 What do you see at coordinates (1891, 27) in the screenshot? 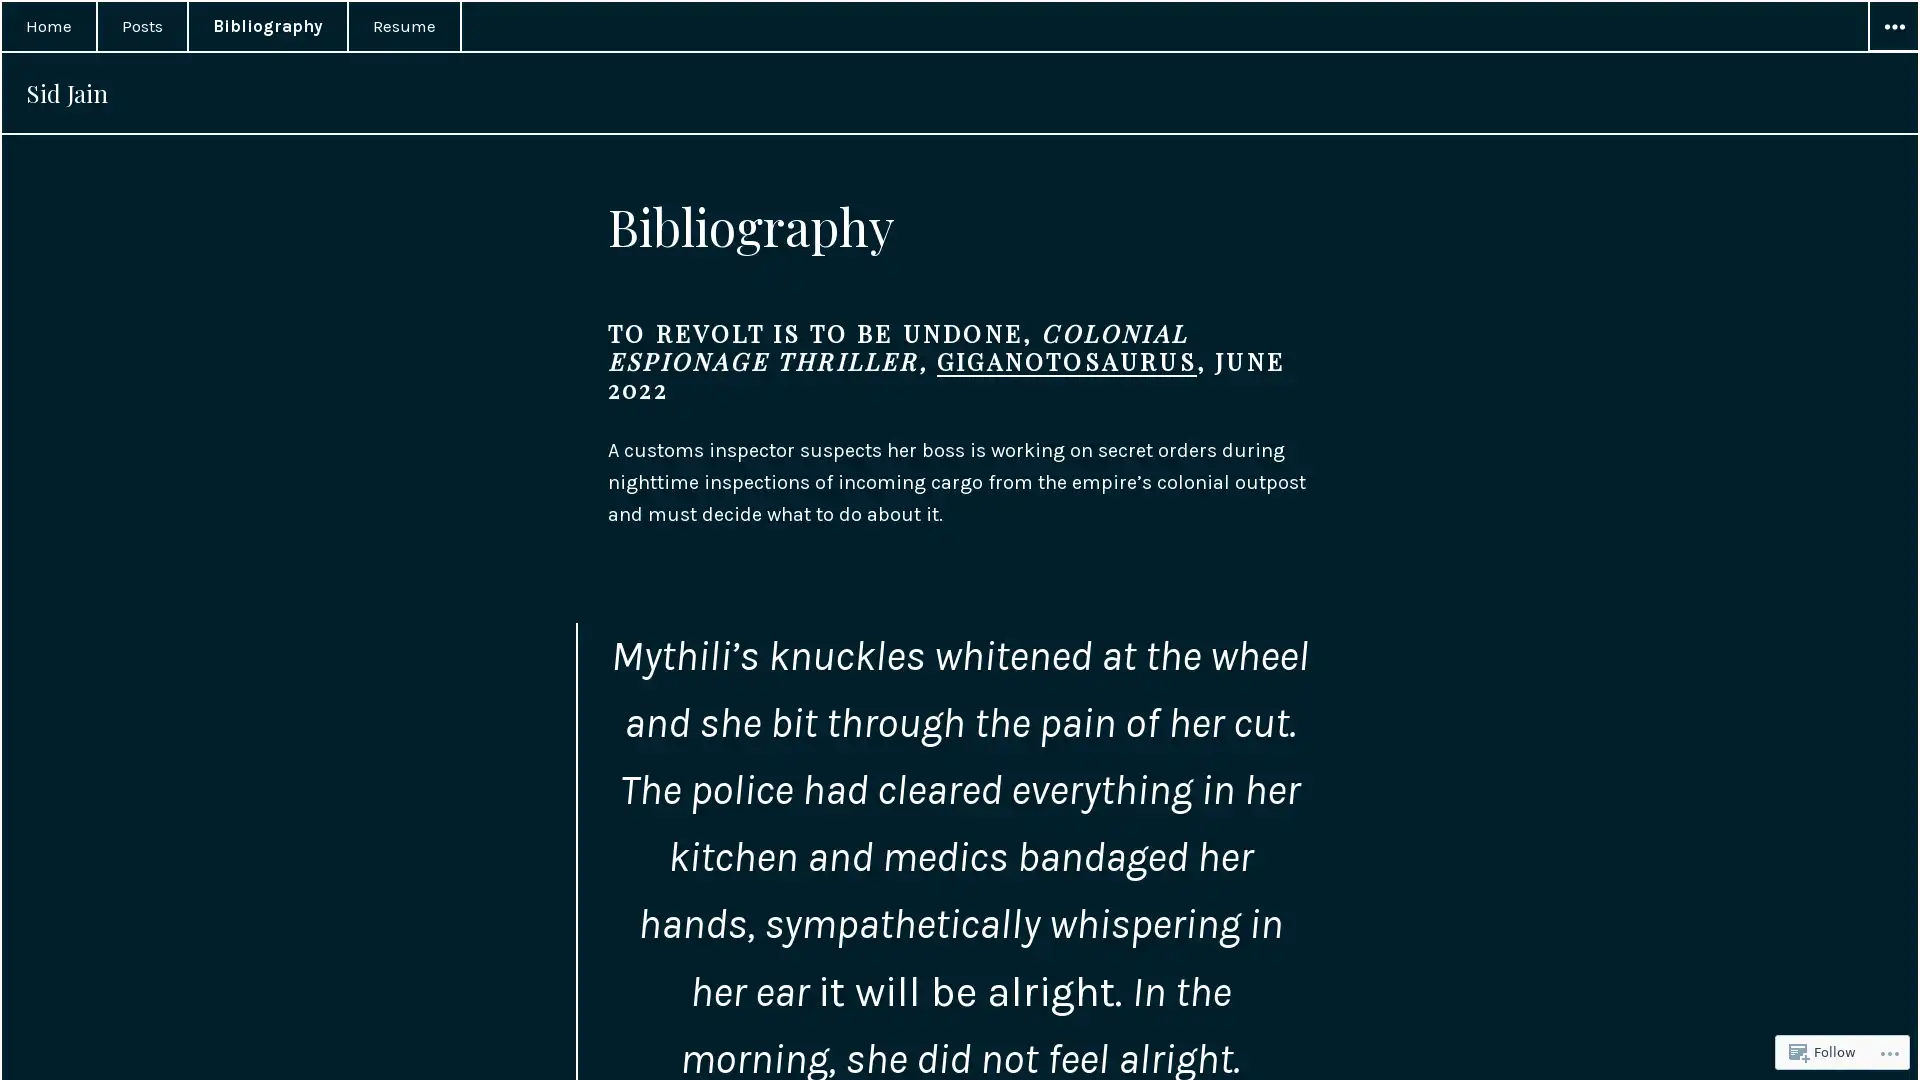
I see `WIDGETS` at bounding box center [1891, 27].